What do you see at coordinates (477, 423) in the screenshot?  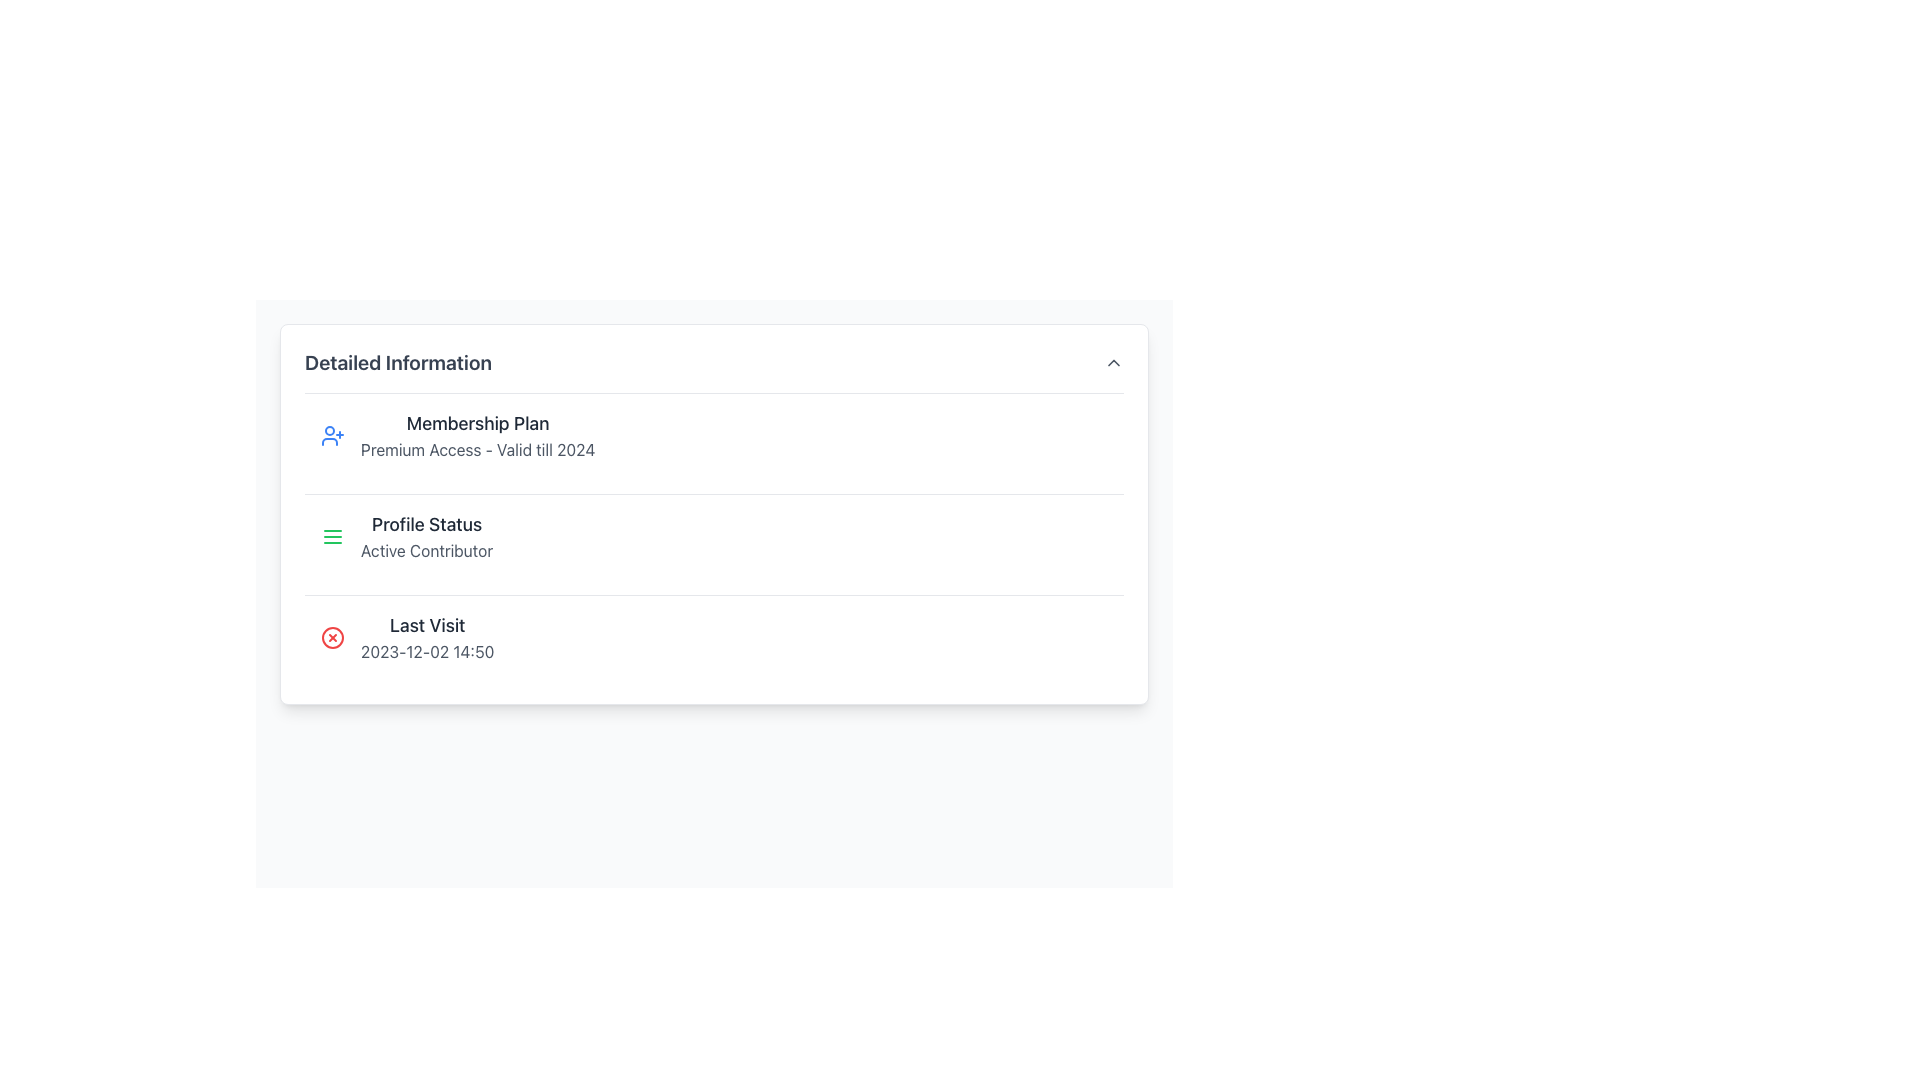 I see `text label displaying 'Membership Plan', which is prominently styled in bold and large font within the 'Detailed Information' subsection, positioned above 'Premium Access - Valid till 2024'` at bounding box center [477, 423].